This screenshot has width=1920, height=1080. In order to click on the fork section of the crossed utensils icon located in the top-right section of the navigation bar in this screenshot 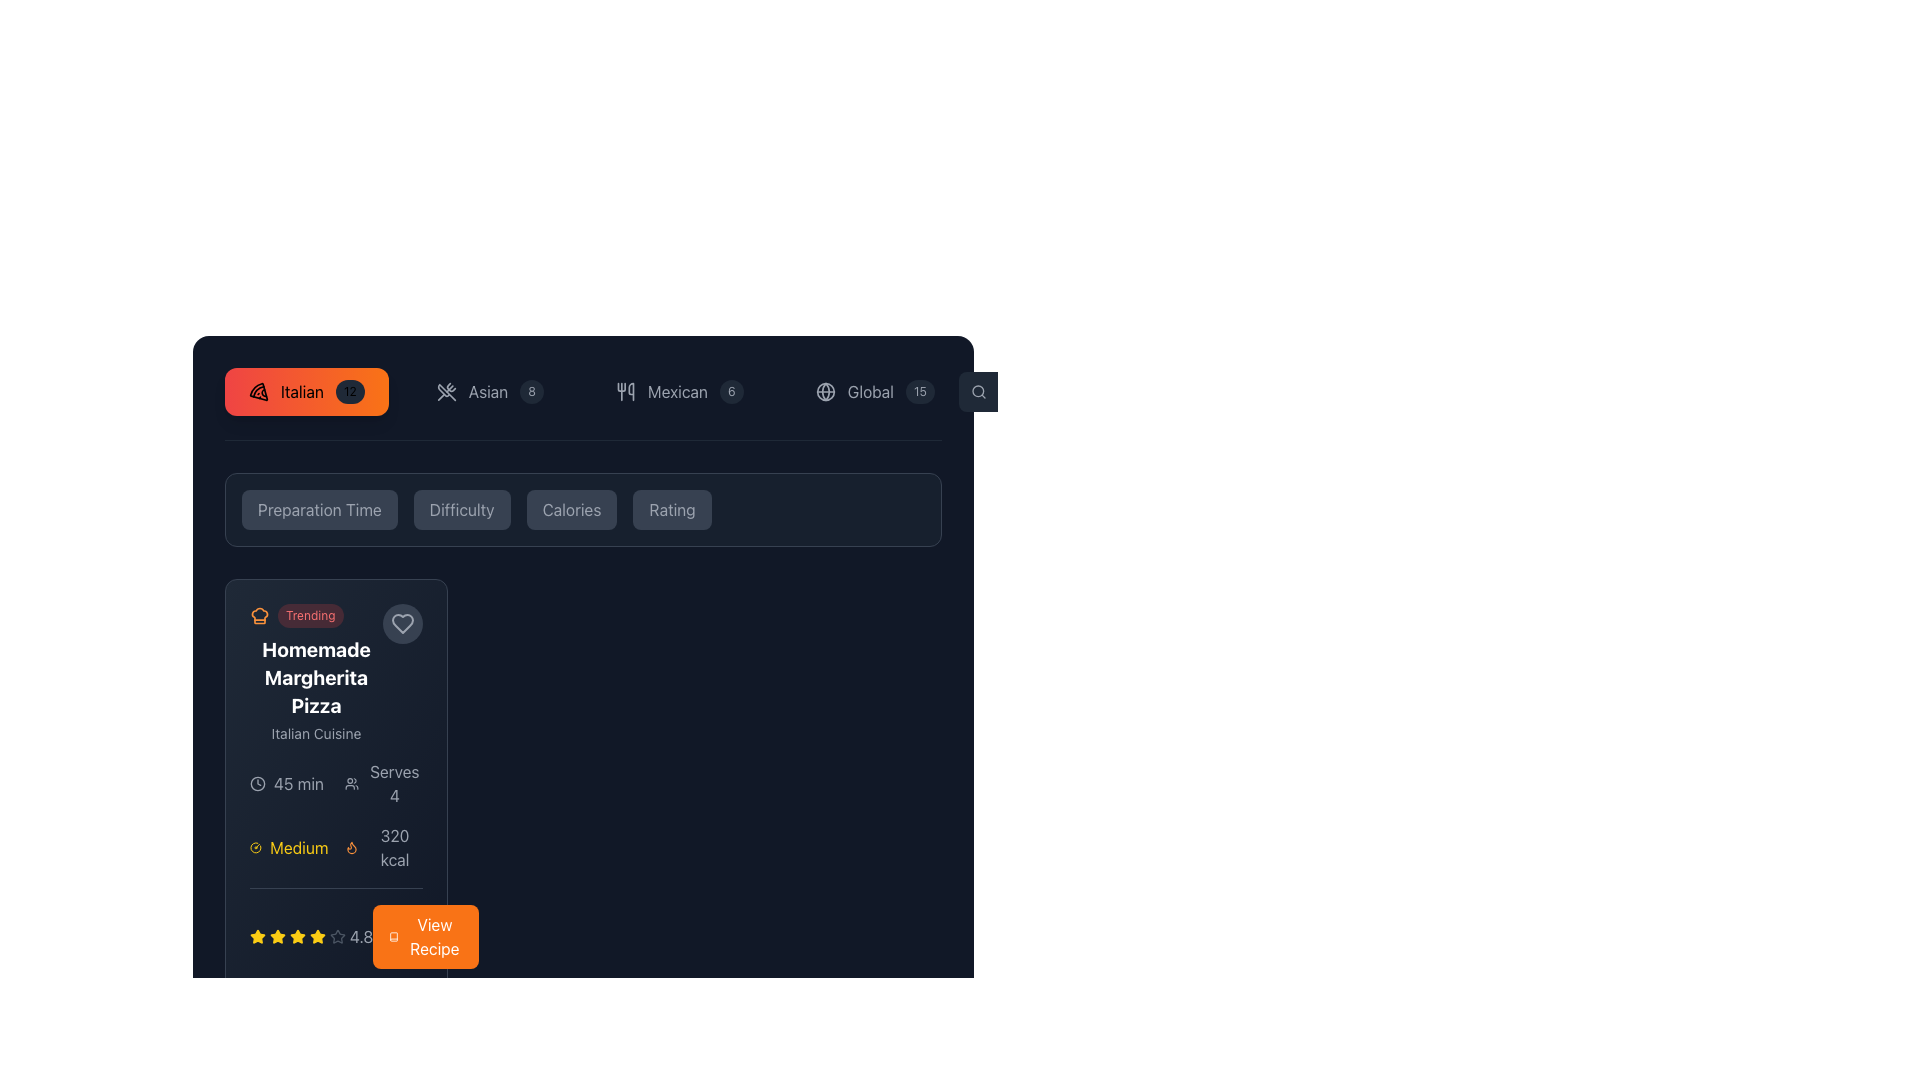, I will do `click(445, 392)`.